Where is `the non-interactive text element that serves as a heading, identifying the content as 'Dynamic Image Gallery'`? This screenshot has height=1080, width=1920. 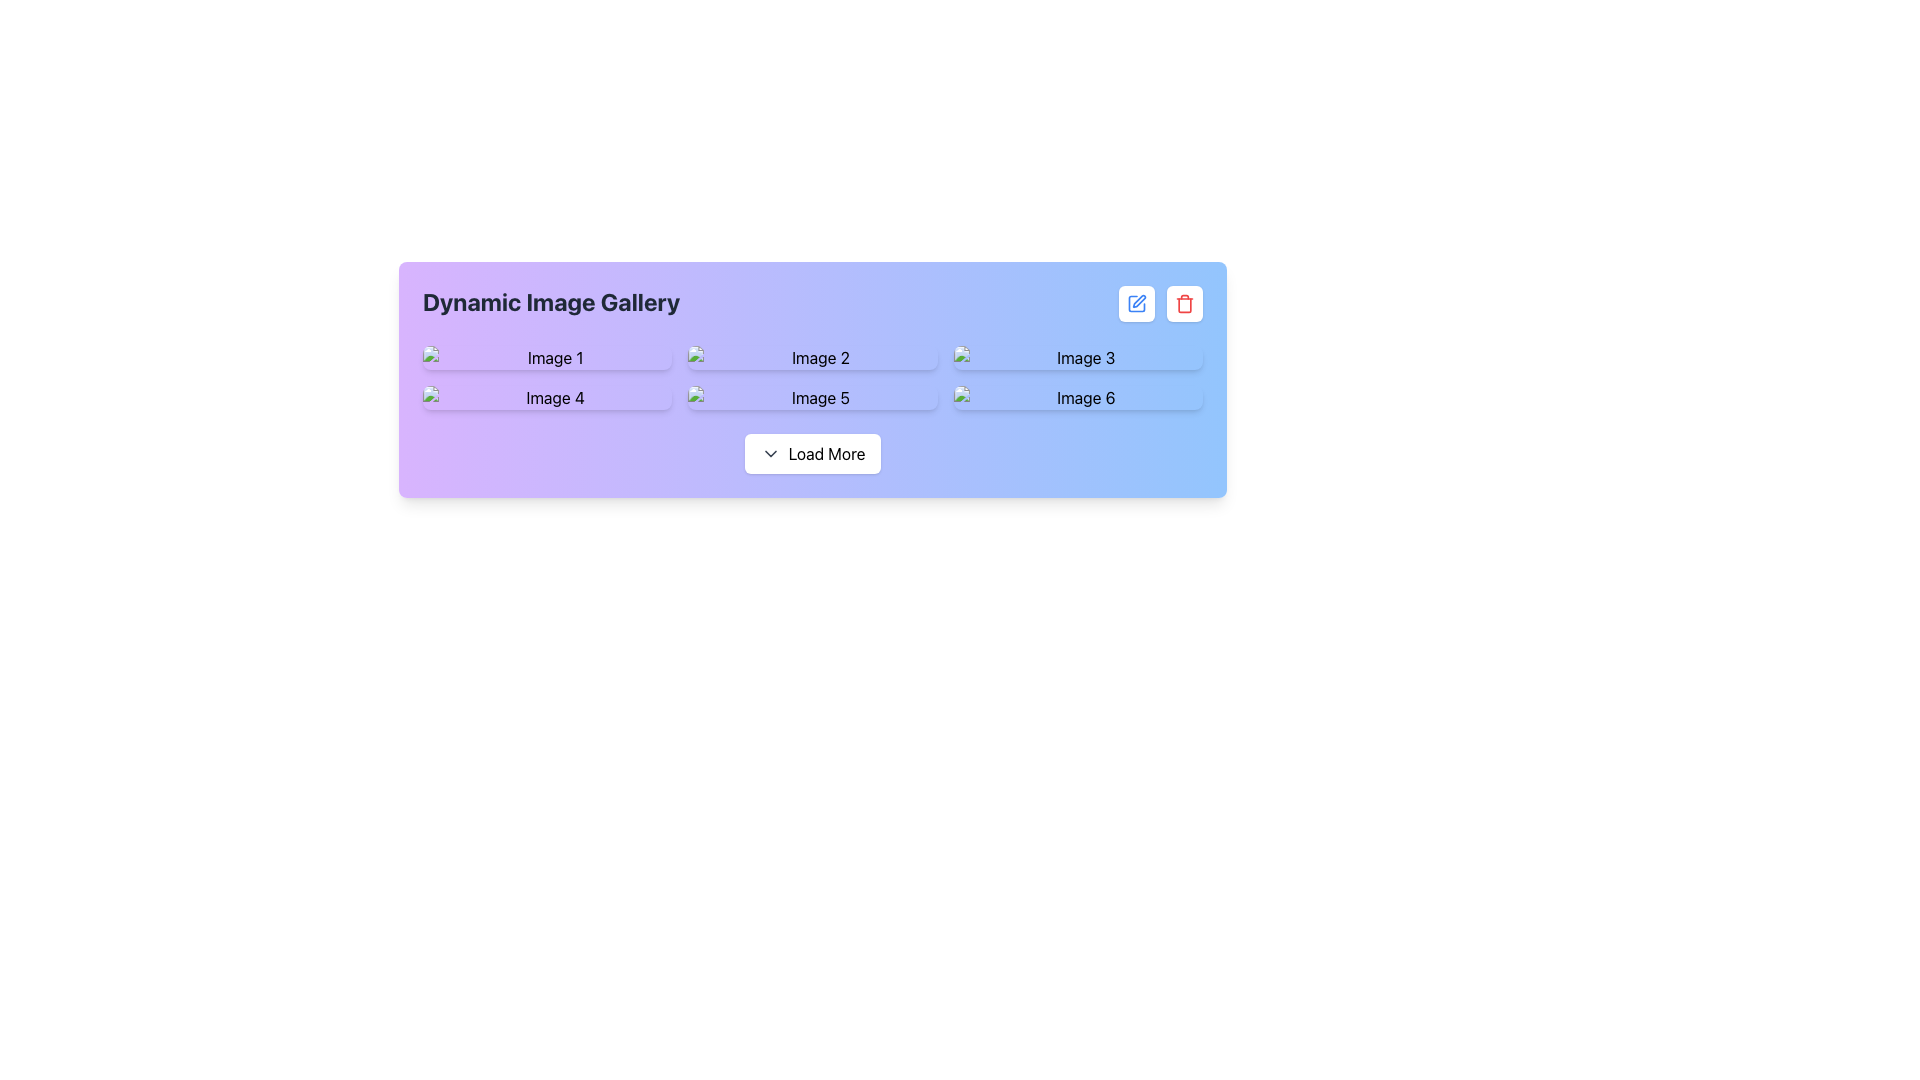 the non-interactive text element that serves as a heading, identifying the content as 'Dynamic Image Gallery' is located at coordinates (551, 304).